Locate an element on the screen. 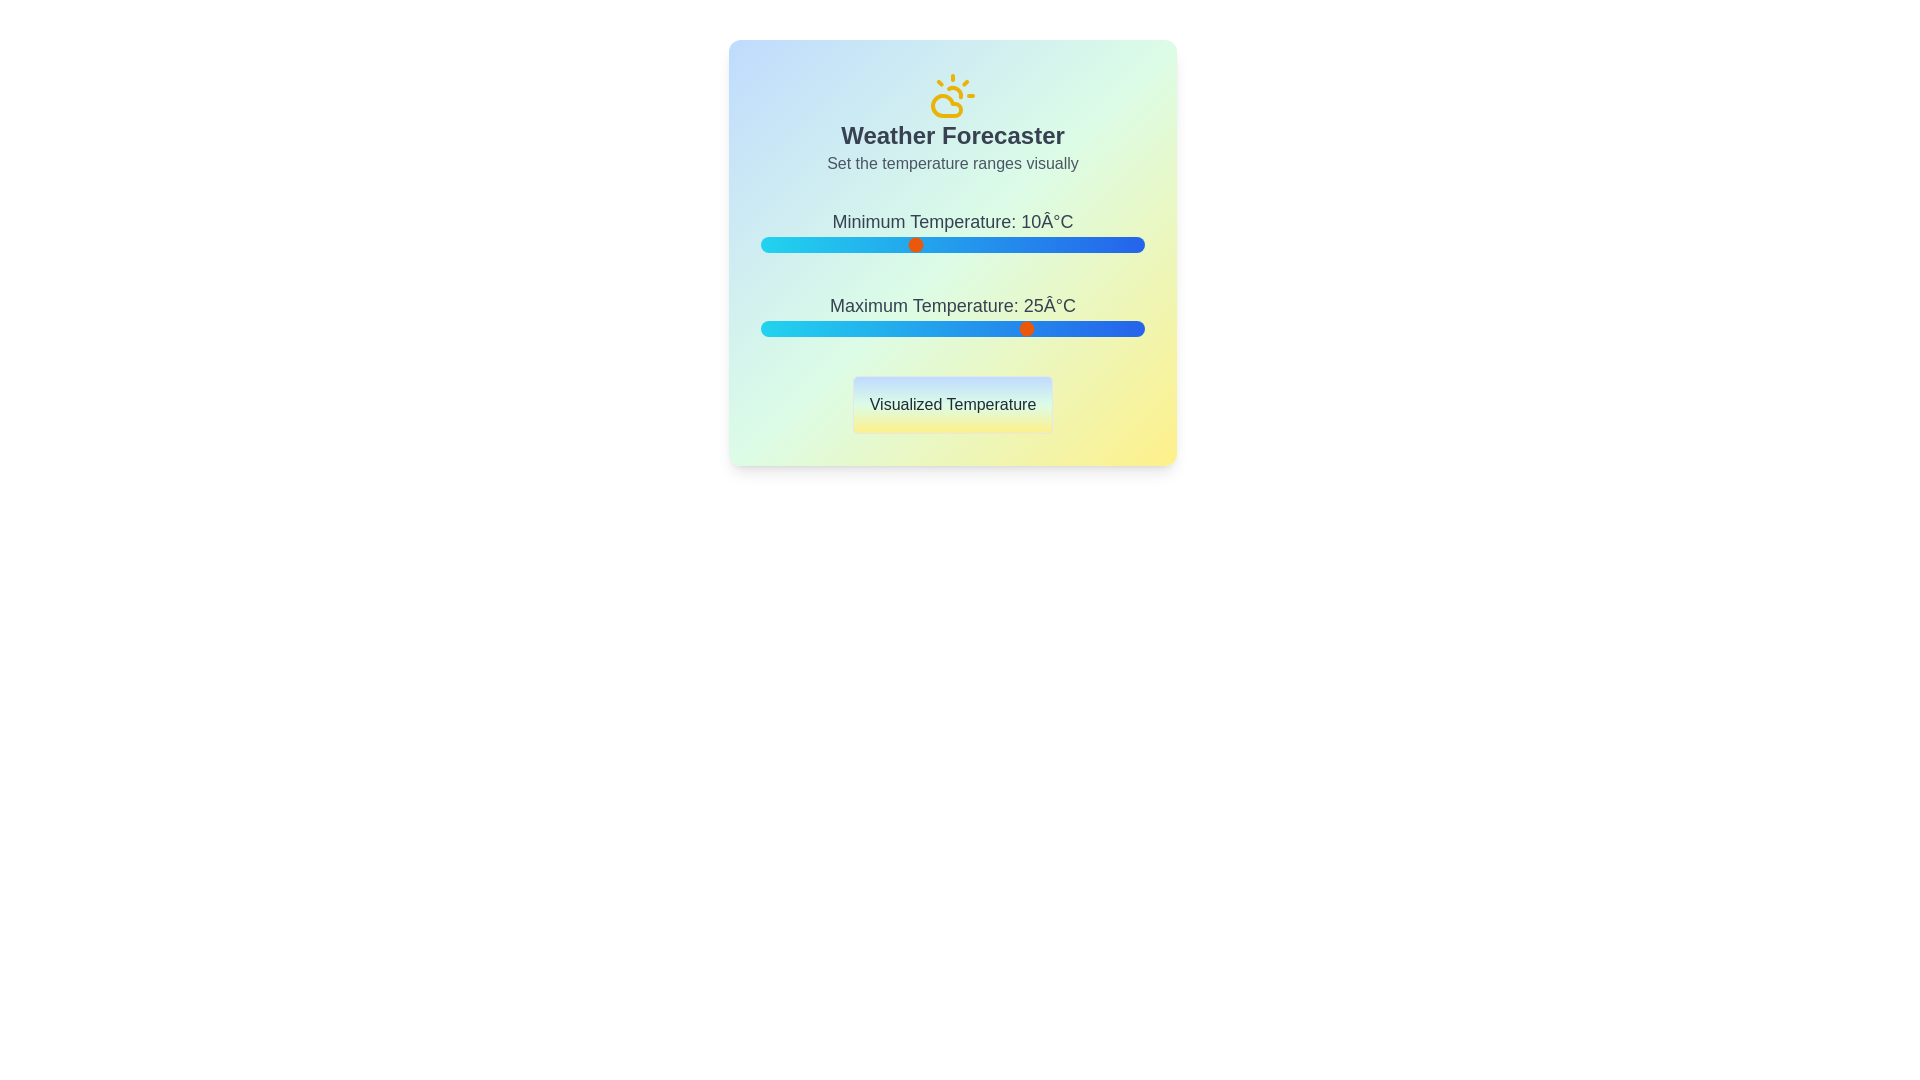  the maximum temperature slider to 17°C is located at coordinates (968, 327).